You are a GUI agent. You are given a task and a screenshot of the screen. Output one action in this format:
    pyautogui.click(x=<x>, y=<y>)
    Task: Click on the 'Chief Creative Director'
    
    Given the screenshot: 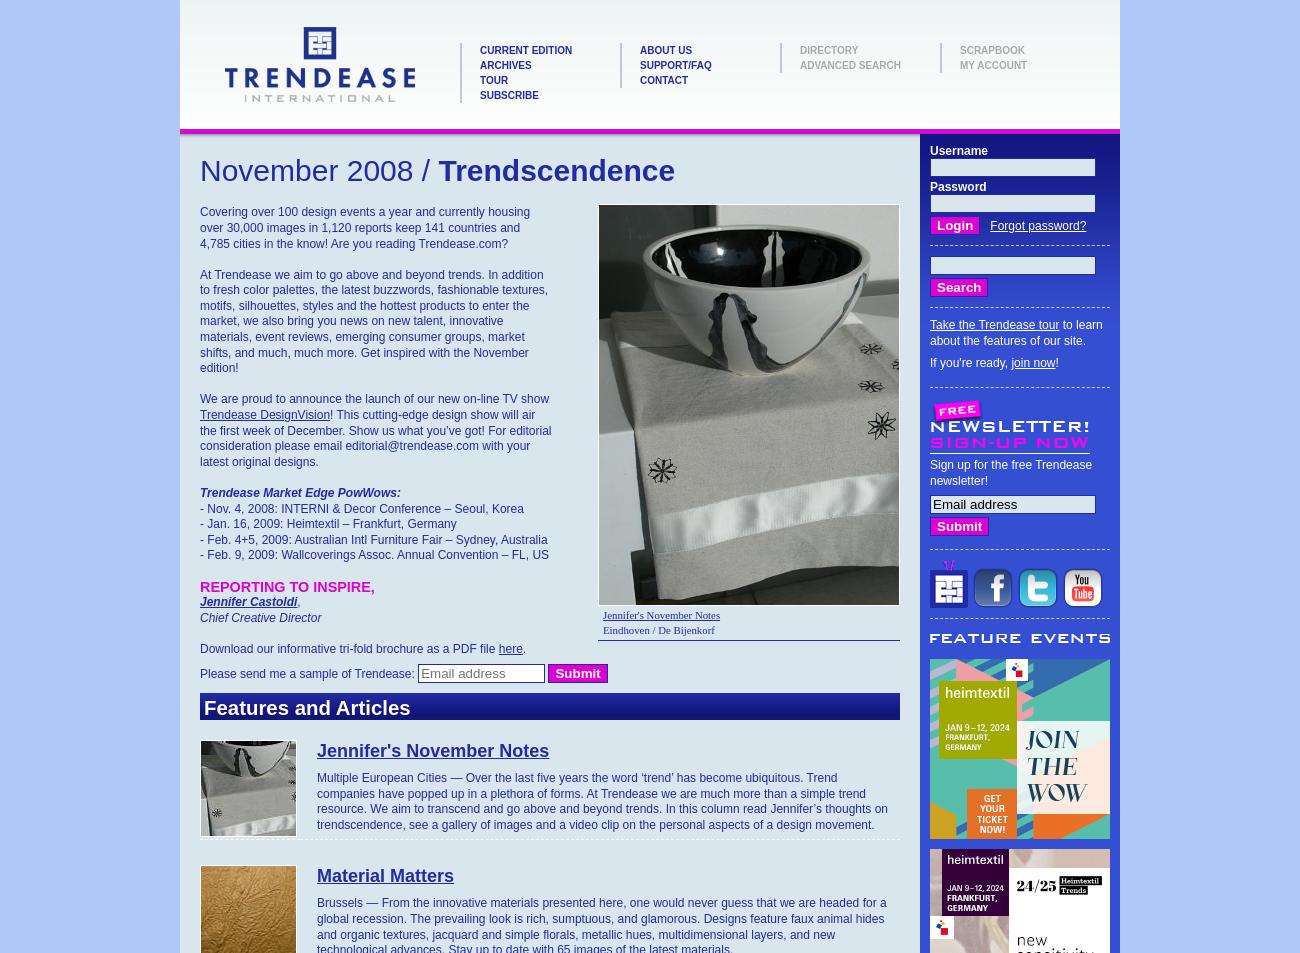 What is the action you would take?
    pyautogui.click(x=199, y=616)
    